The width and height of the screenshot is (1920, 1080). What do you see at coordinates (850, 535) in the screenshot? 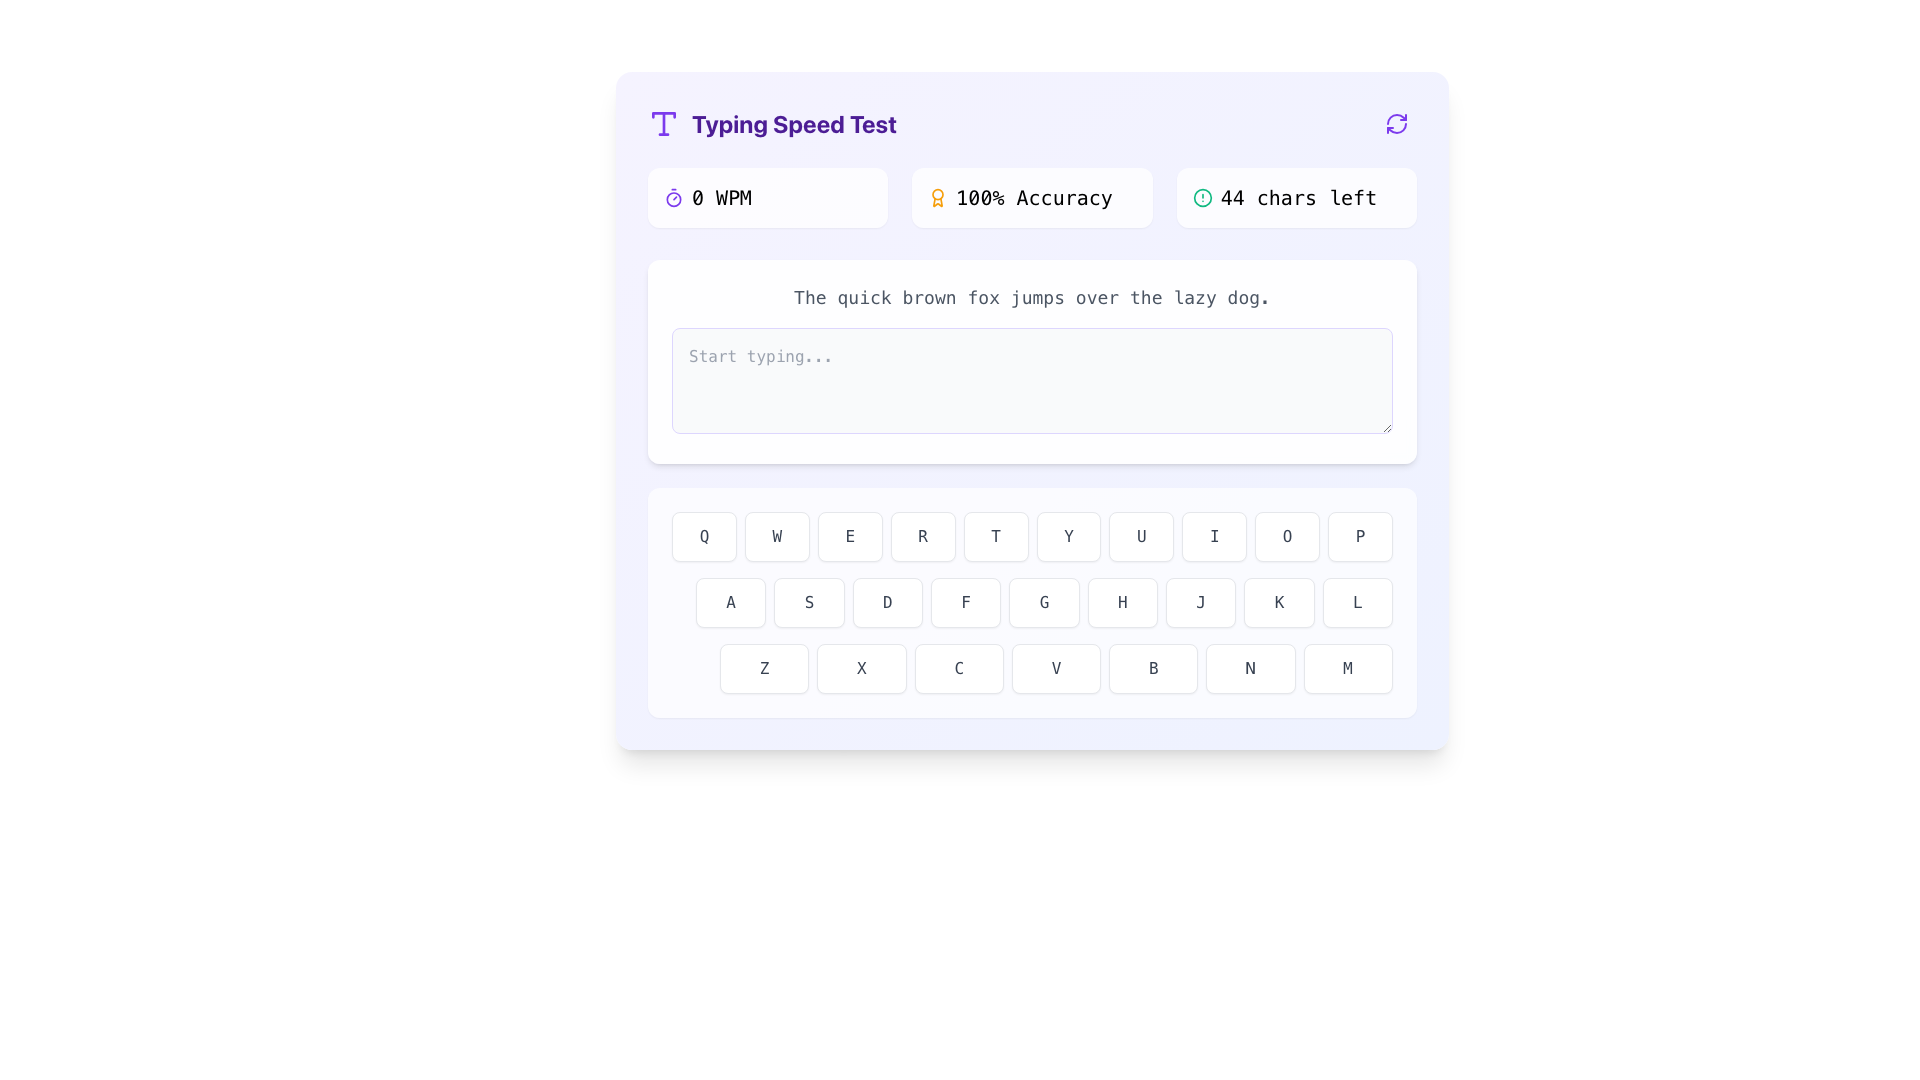
I see `the 'E' button on the virtual keyboard to simulate a key press` at bounding box center [850, 535].